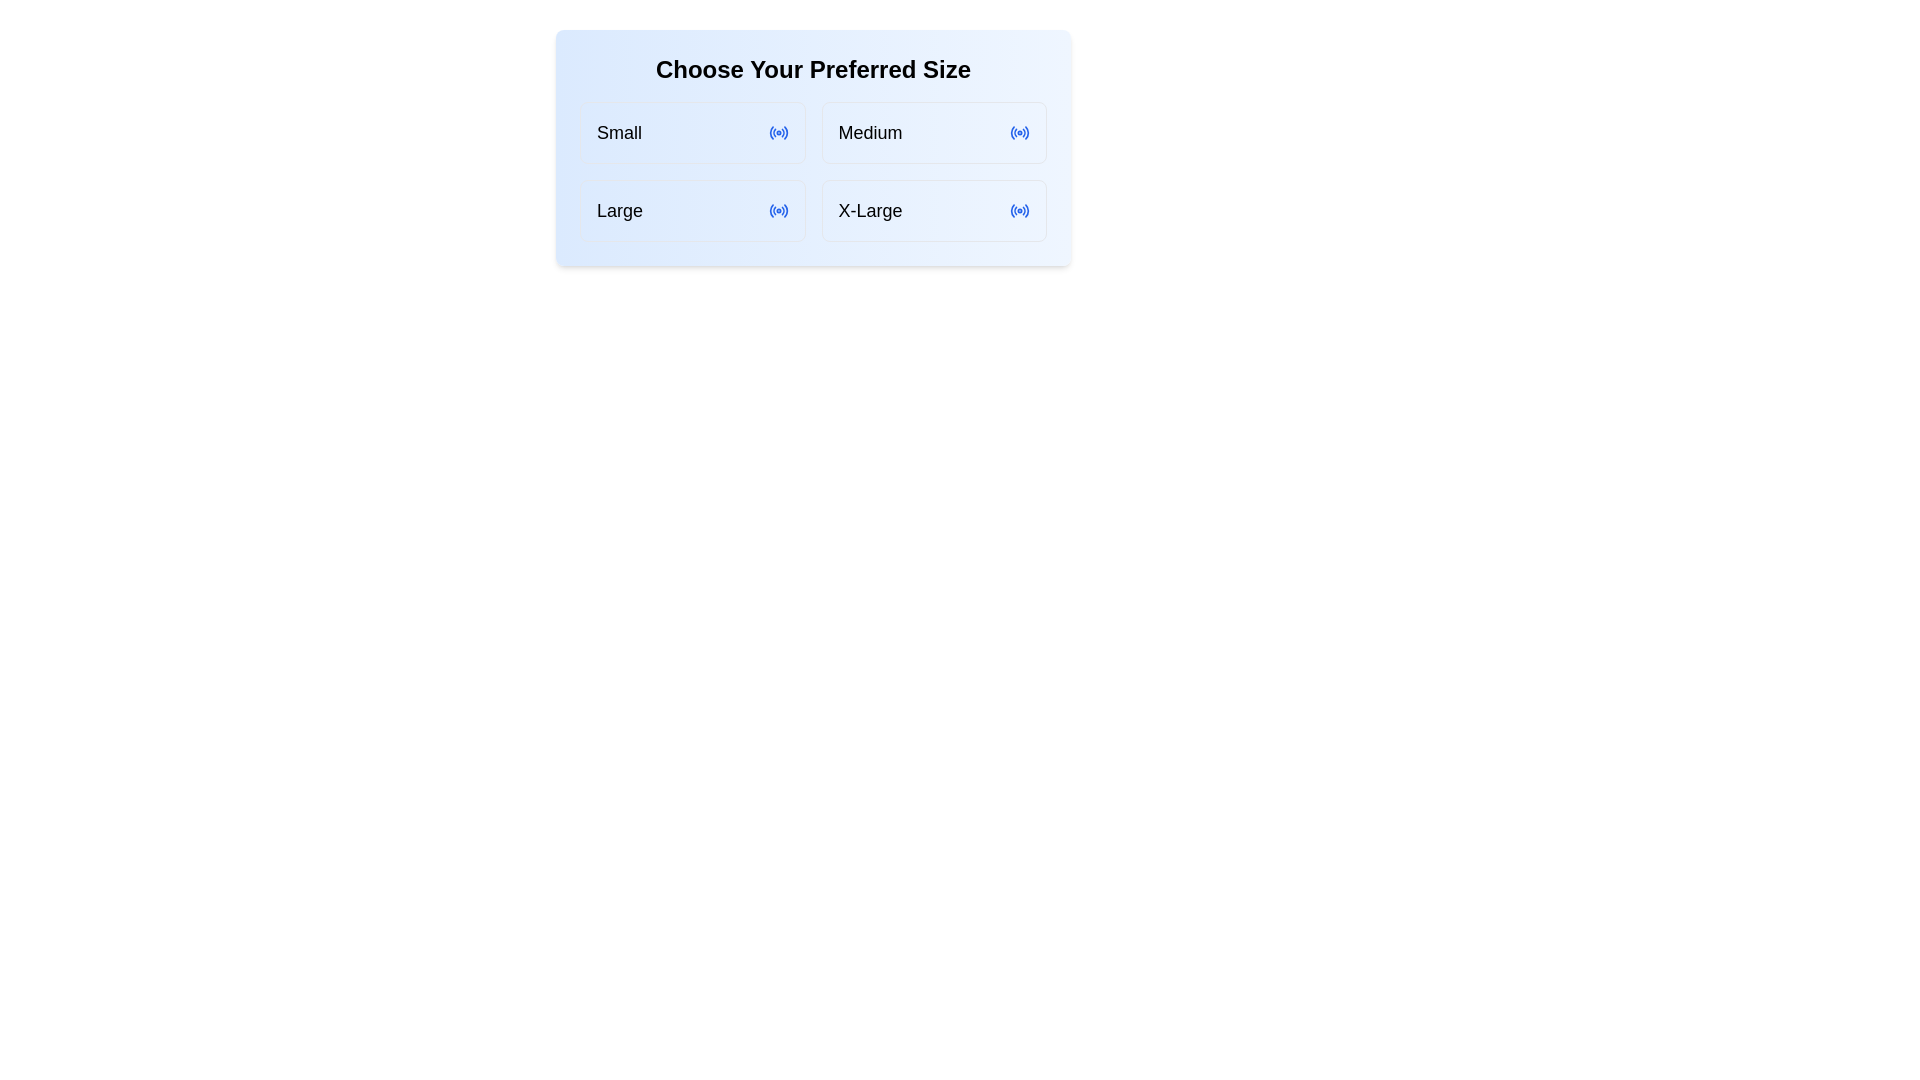 The image size is (1920, 1080). I want to click on the center of the circular blue icon resembling a radio wave symbol with a small central dot, located in the 'Small' selection box in the top-left corner of the size selection UI, so click(777, 132).